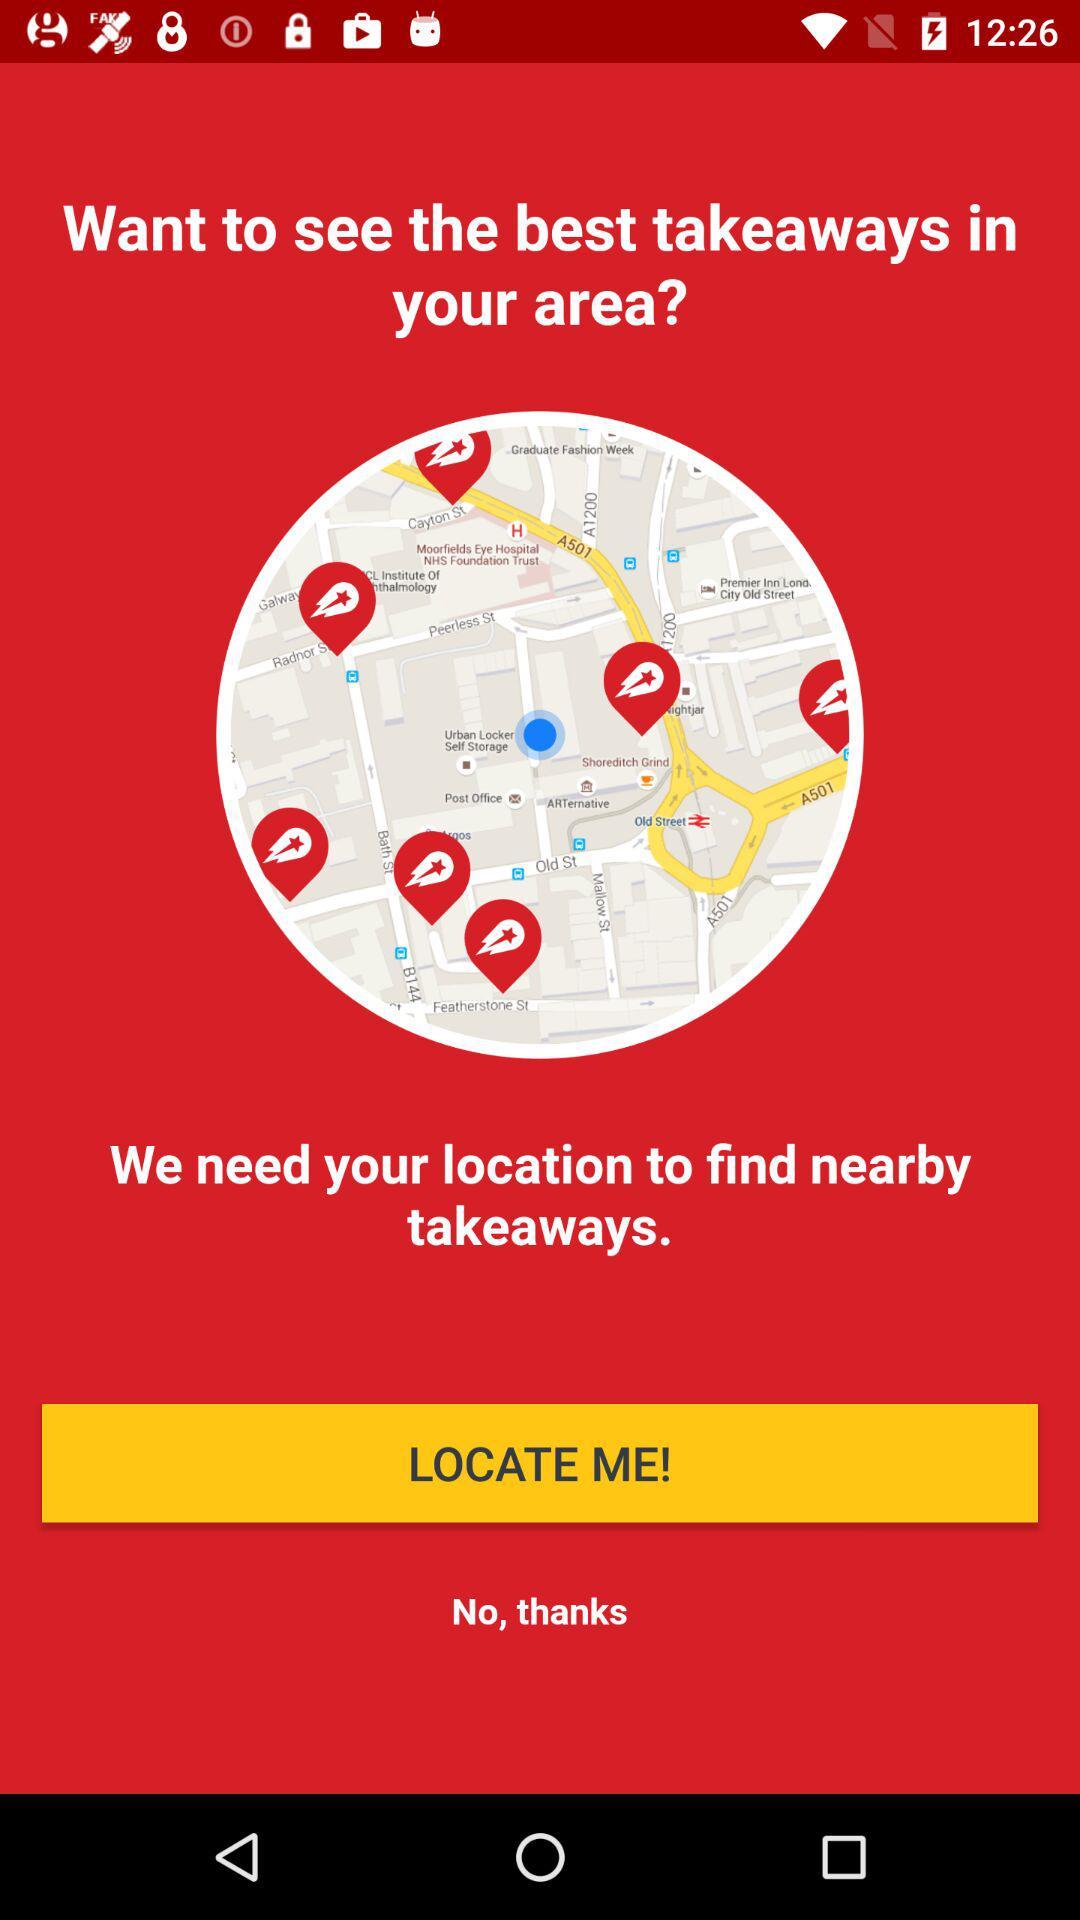 The image size is (1080, 1920). What do you see at coordinates (540, 1463) in the screenshot?
I see `the icon above no, thanks icon` at bounding box center [540, 1463].